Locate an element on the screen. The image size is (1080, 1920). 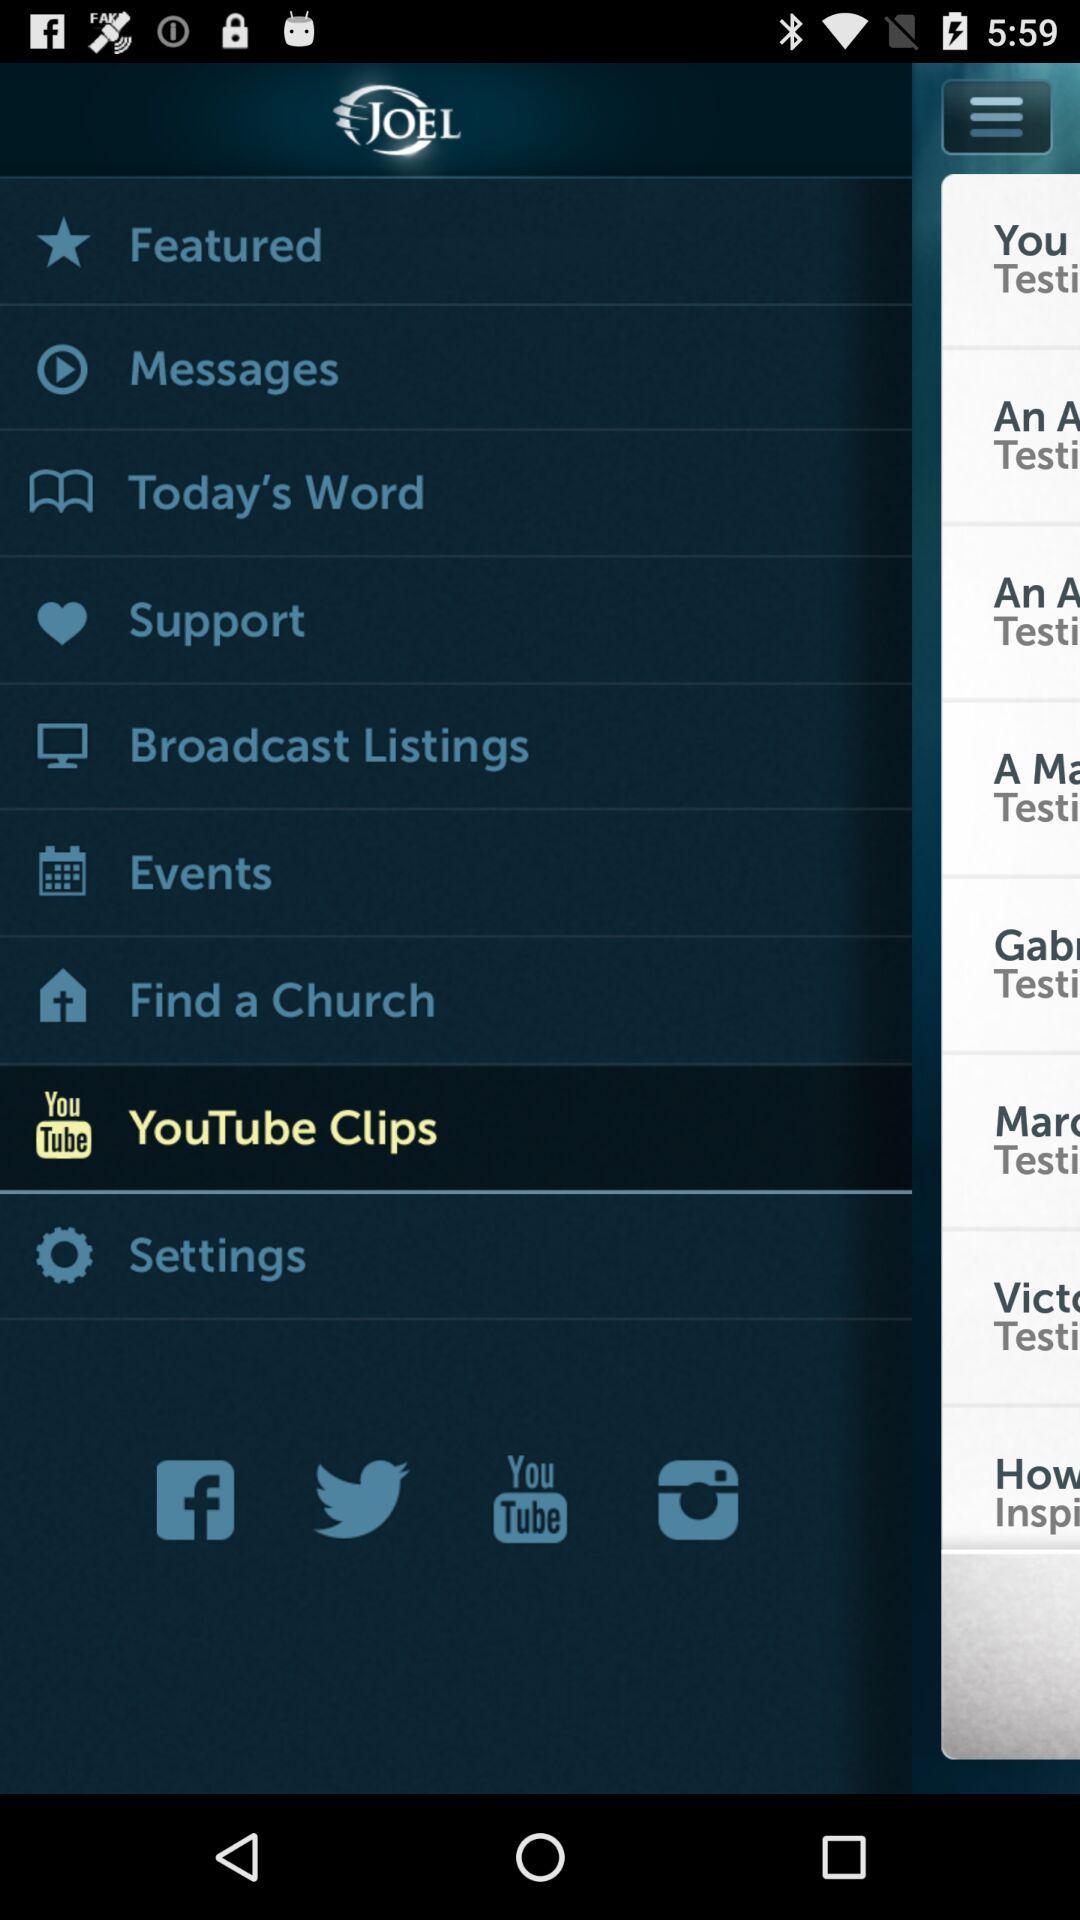
the twitter icon is located at coordinates (362, 1605).